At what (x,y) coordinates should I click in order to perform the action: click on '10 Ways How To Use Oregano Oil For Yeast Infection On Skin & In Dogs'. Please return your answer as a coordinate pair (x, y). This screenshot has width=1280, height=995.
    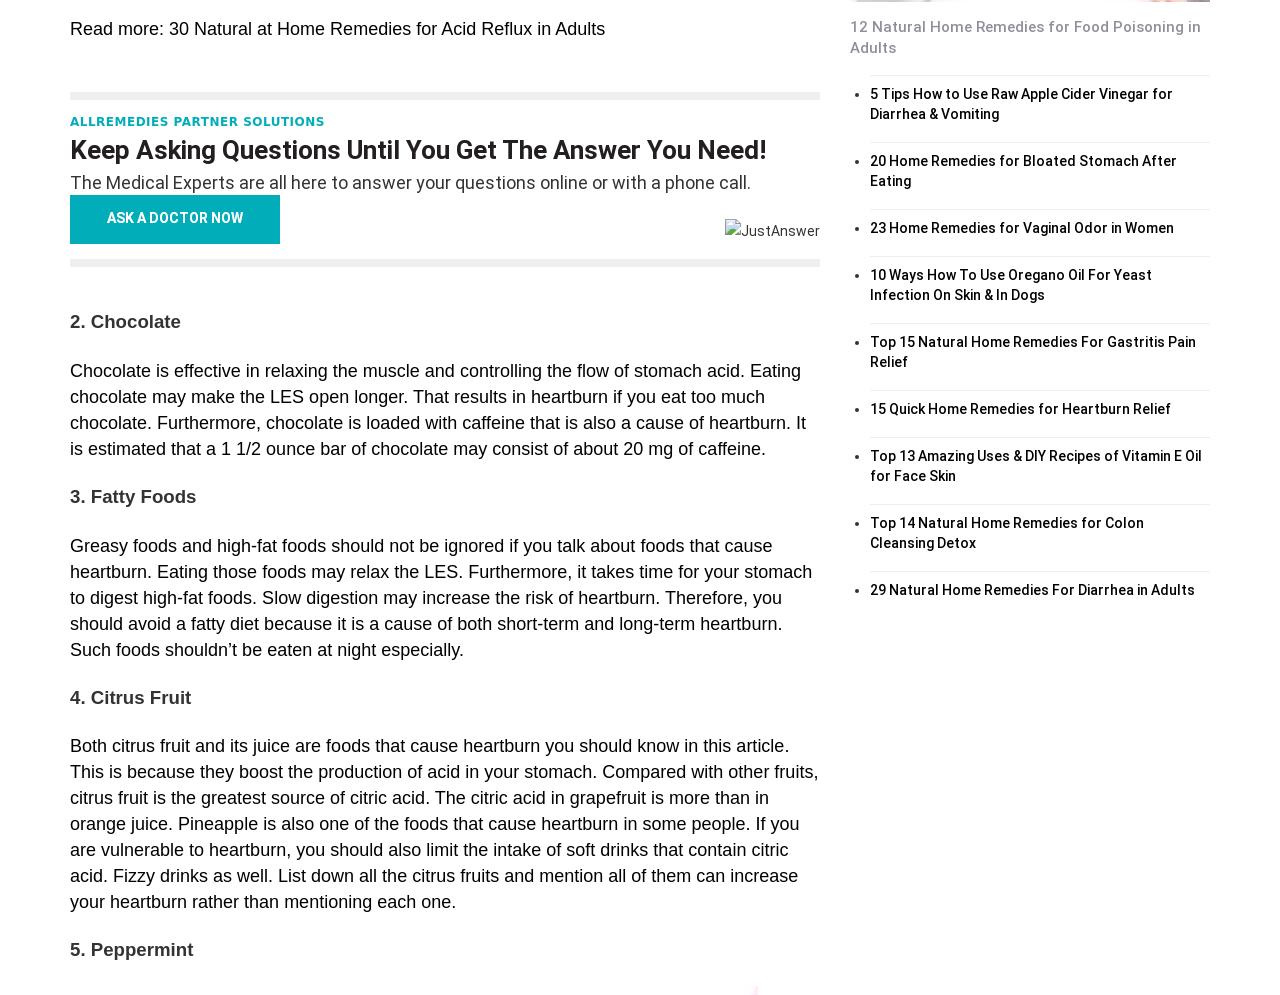
    Looking at the image, I should click on (1010, 282).